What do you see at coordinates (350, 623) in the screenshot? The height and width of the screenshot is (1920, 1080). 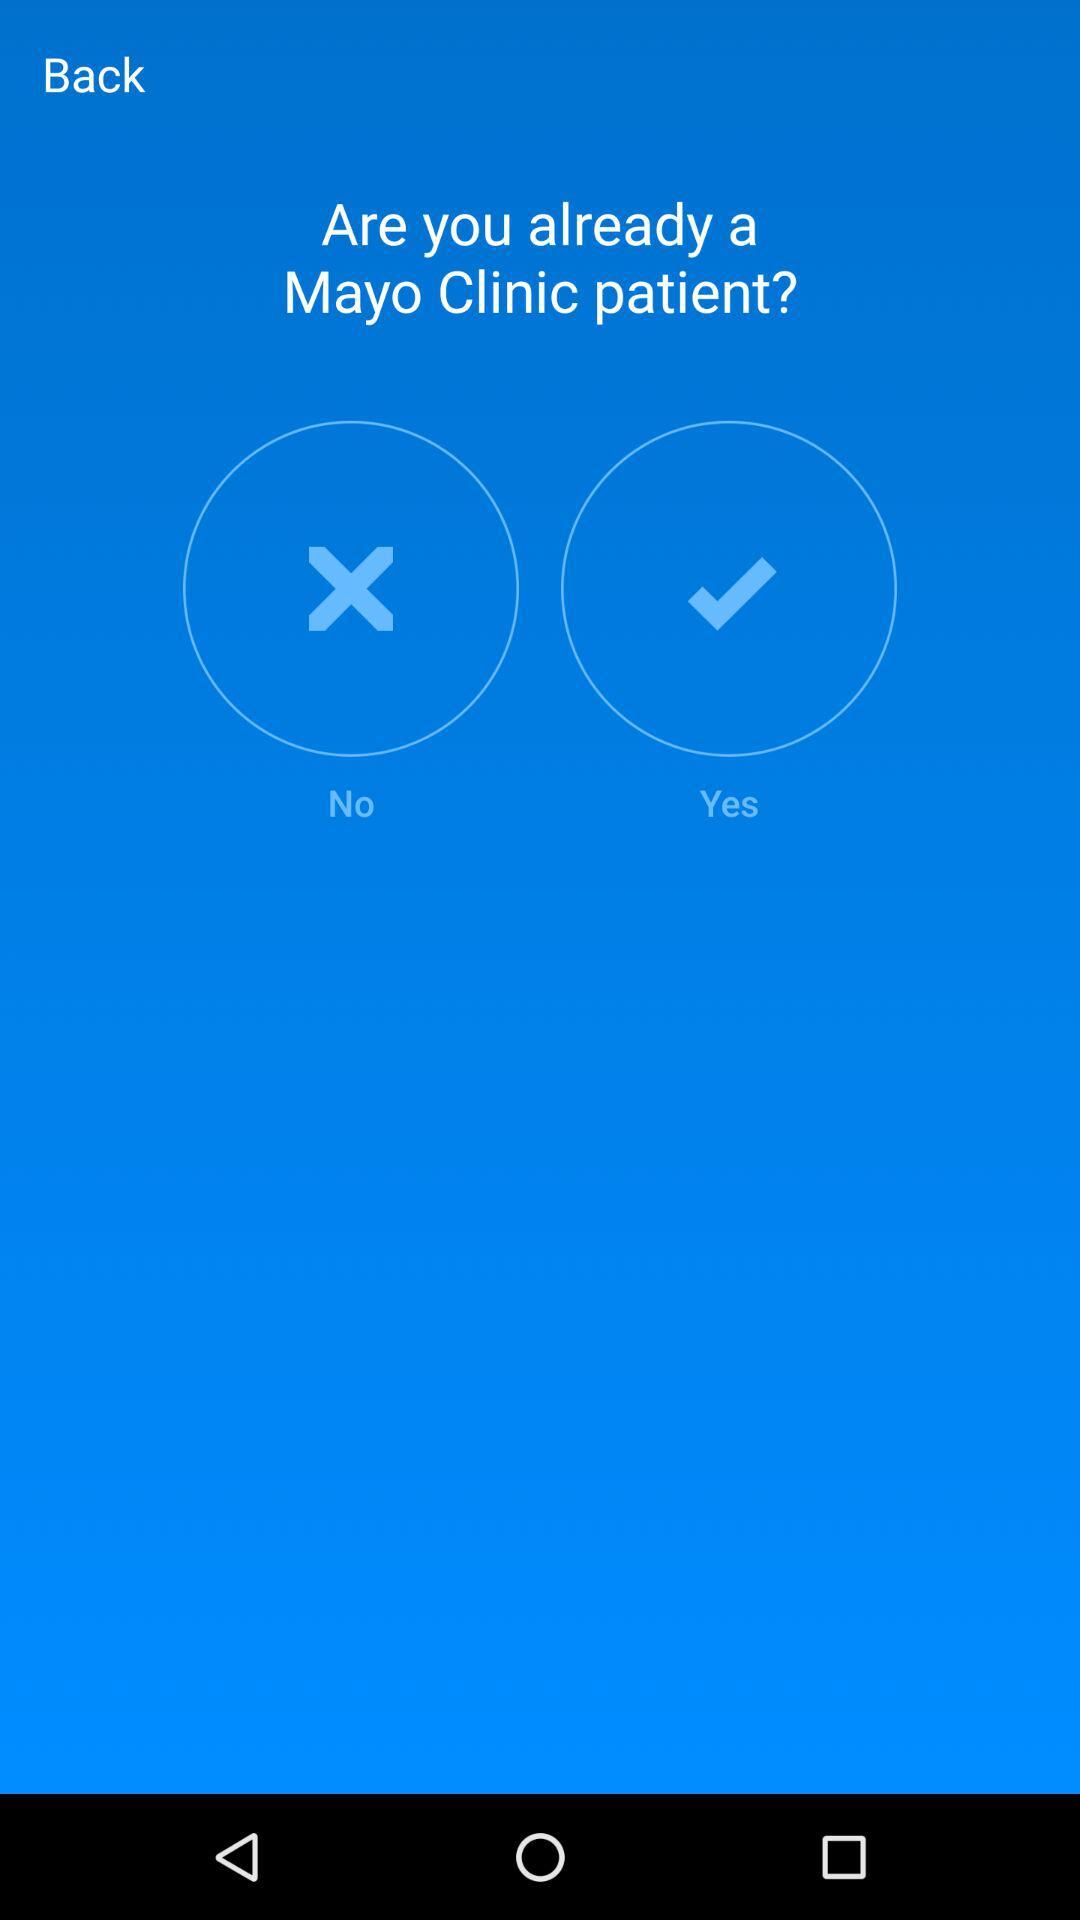 I see `the item next to the yes icon` at bounding box center [350, 623].